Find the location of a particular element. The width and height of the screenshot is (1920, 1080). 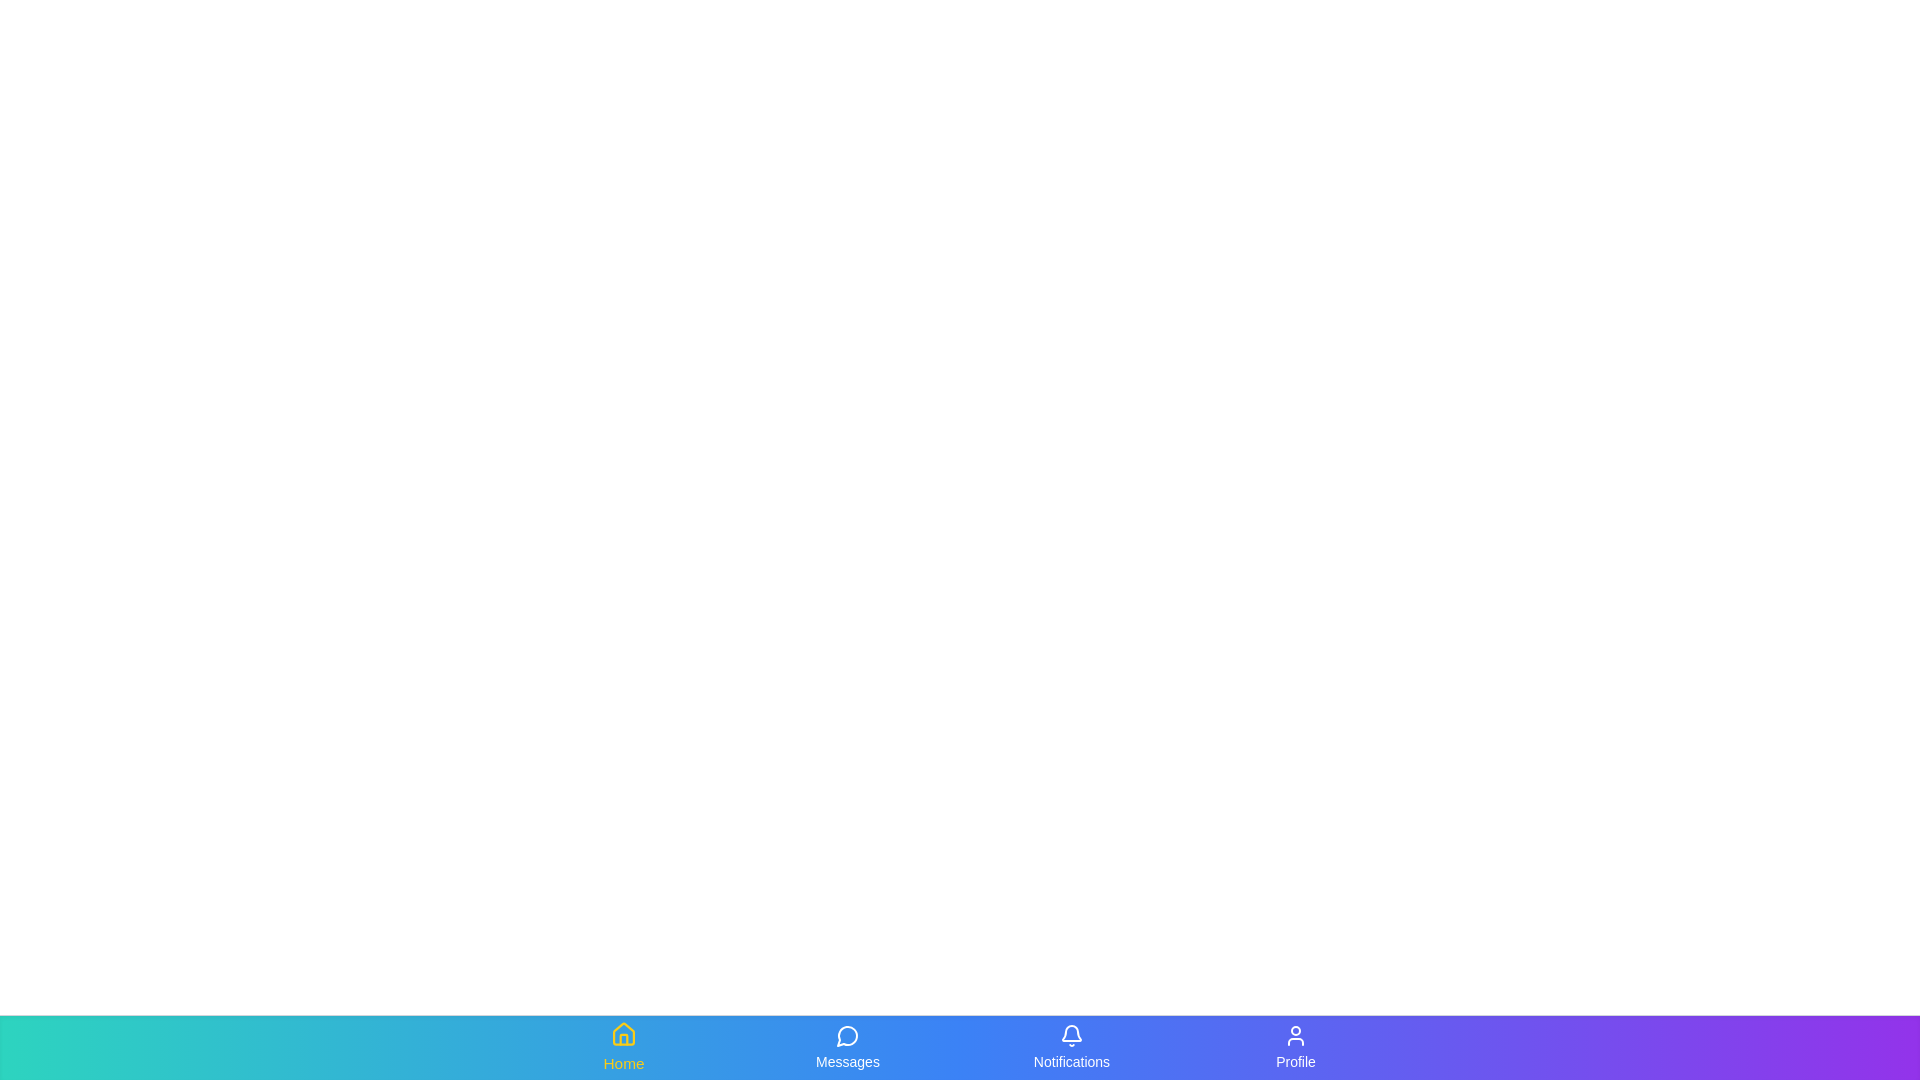

the Home tab from the navigation bar is located at coordinates (623, 1047).